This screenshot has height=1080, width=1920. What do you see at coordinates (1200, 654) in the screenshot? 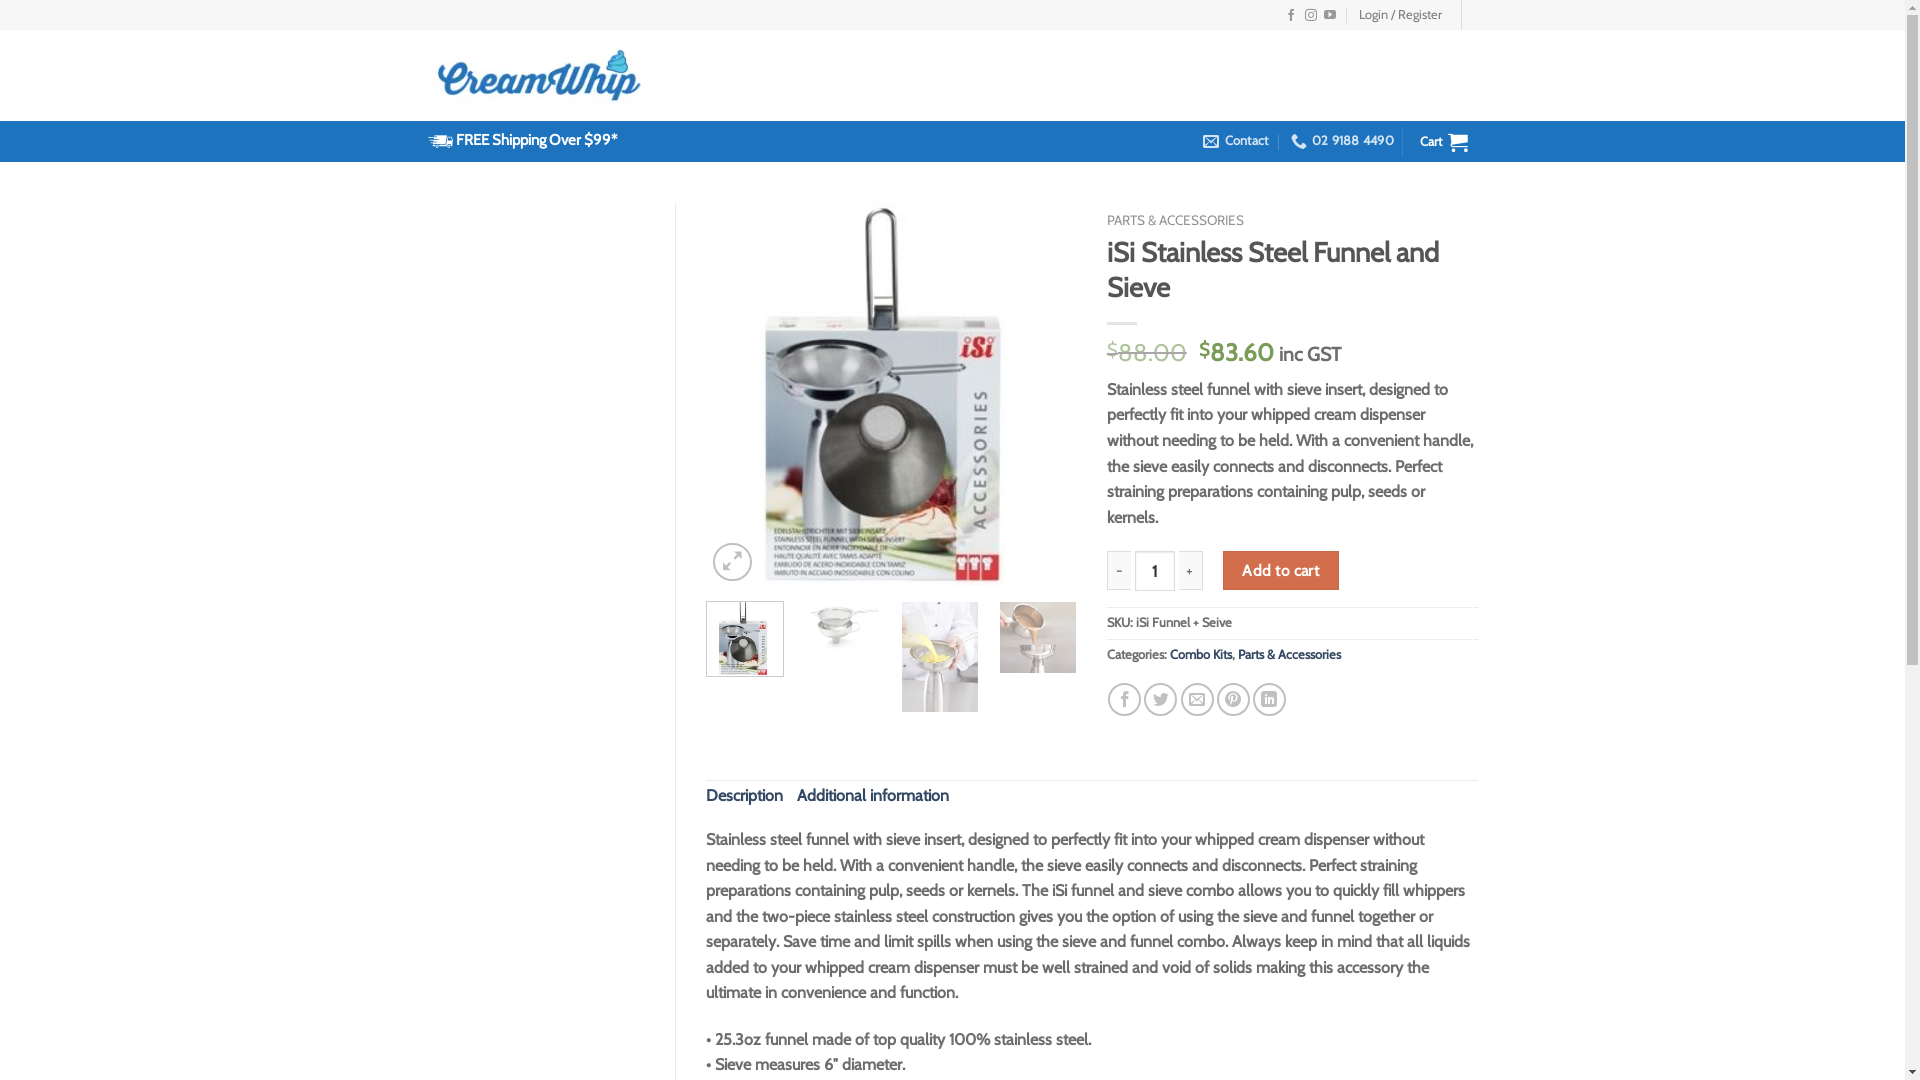
I see `'Combo Kits'` at bounding box center [1200, 654].